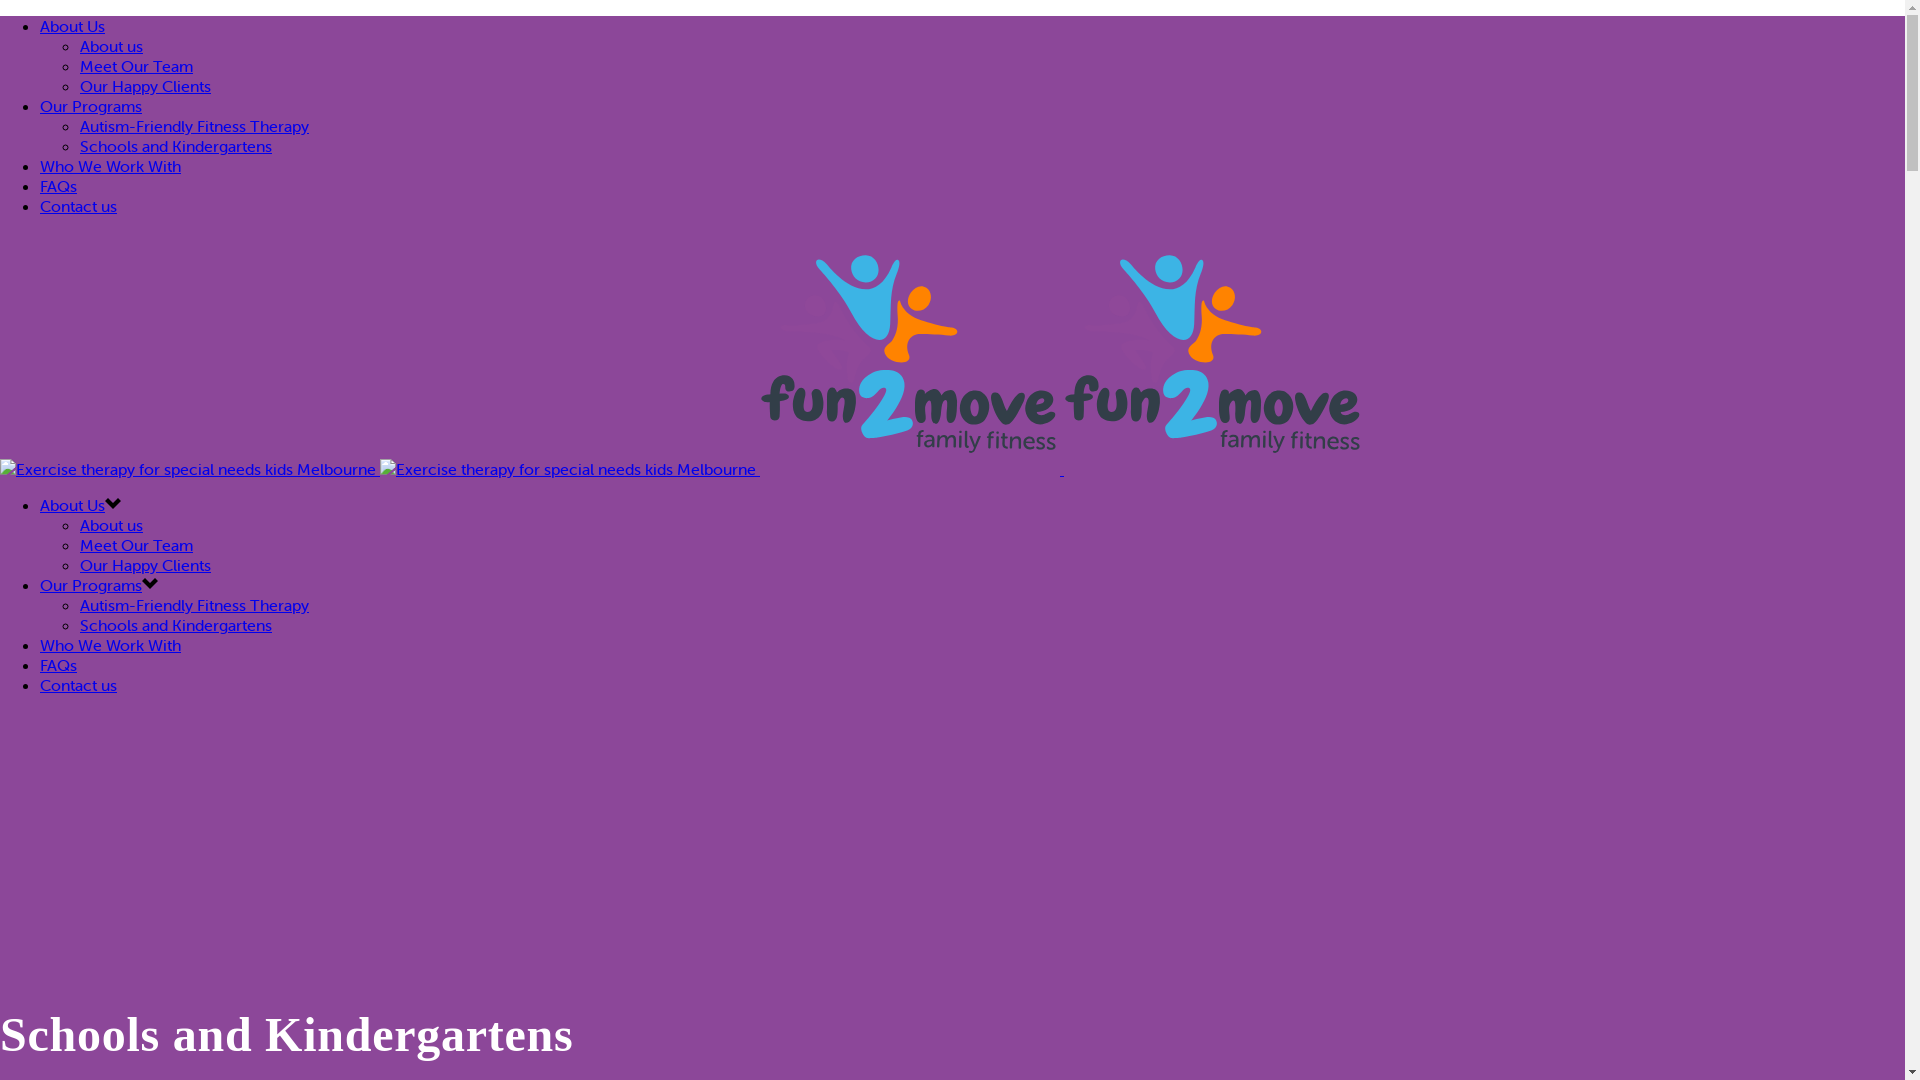  I want to click on 'FAQs', so click(39, 185).